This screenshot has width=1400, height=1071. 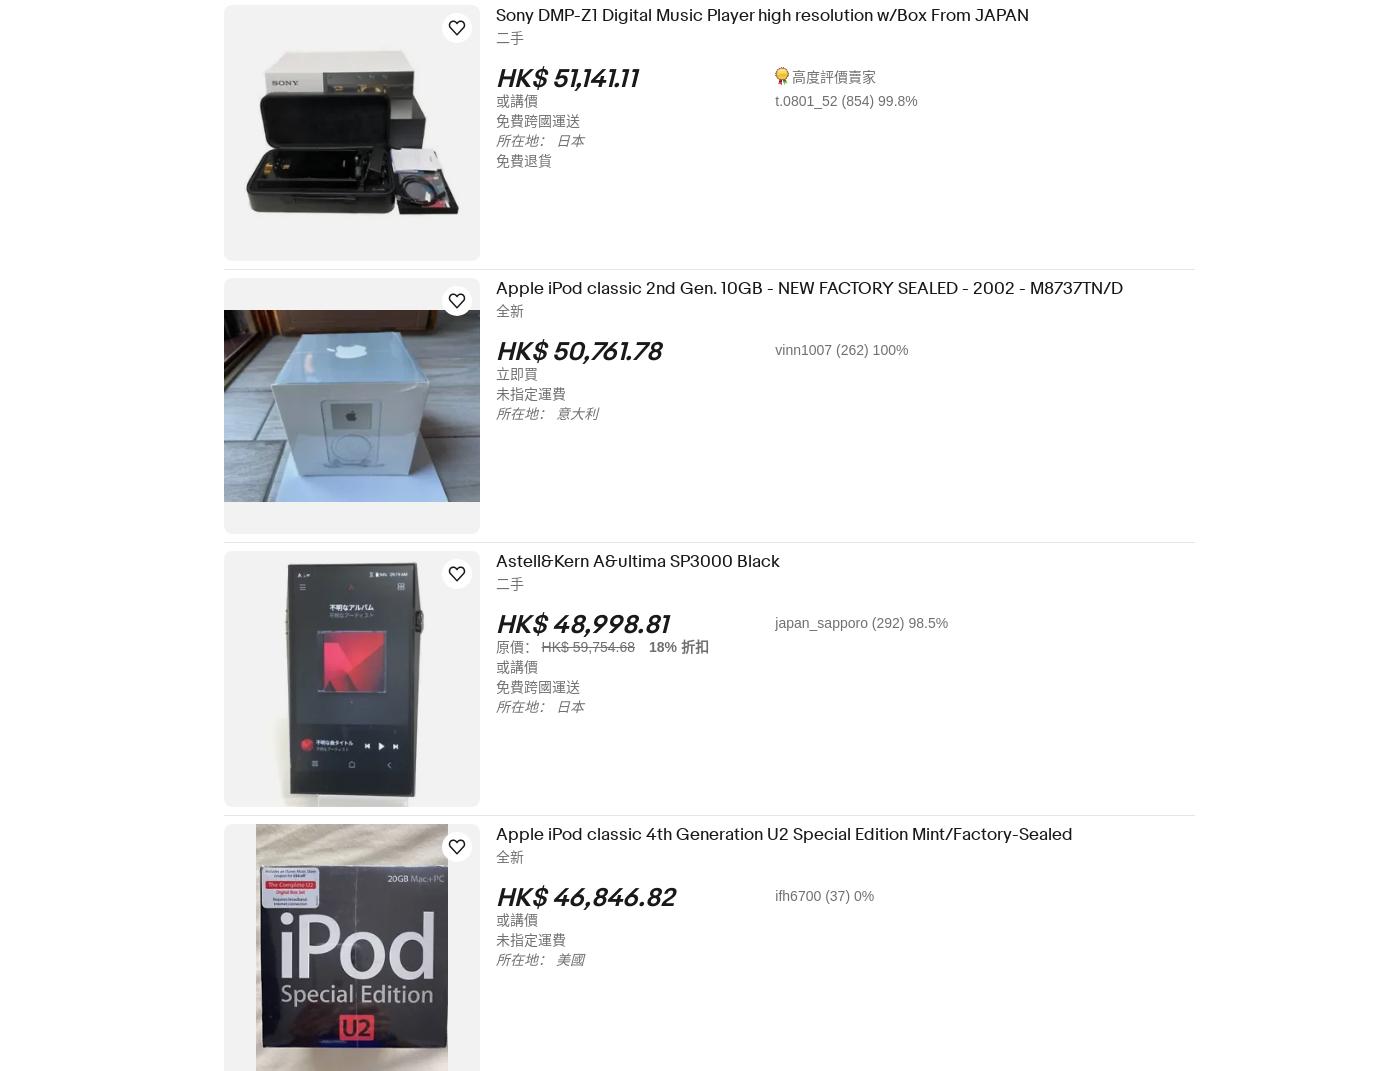 What do you see at coordinates (859, 100) in the screenshot?
I see `'t.0801_52 (854) 99.8%'` at bounding box center [859, 100].